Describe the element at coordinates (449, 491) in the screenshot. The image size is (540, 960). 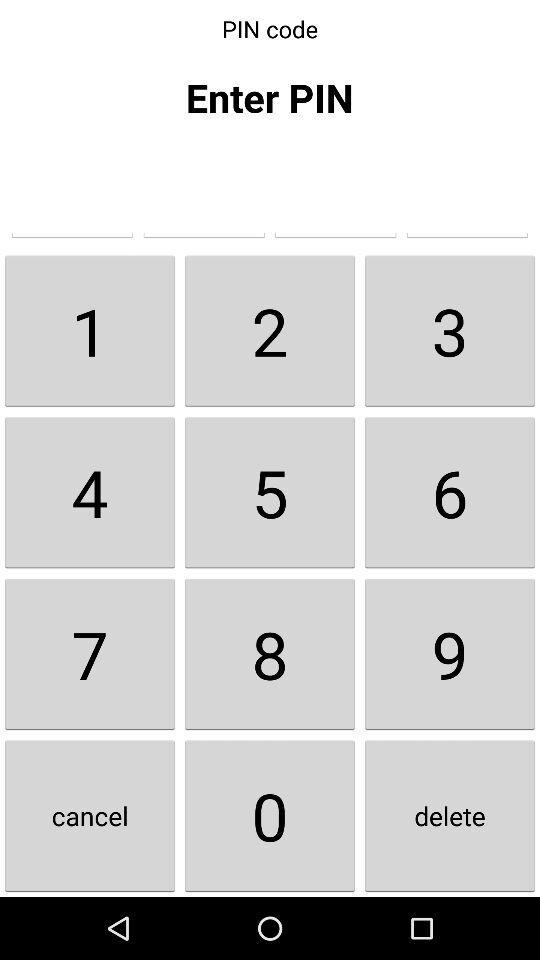
I see `6 item` at that location.